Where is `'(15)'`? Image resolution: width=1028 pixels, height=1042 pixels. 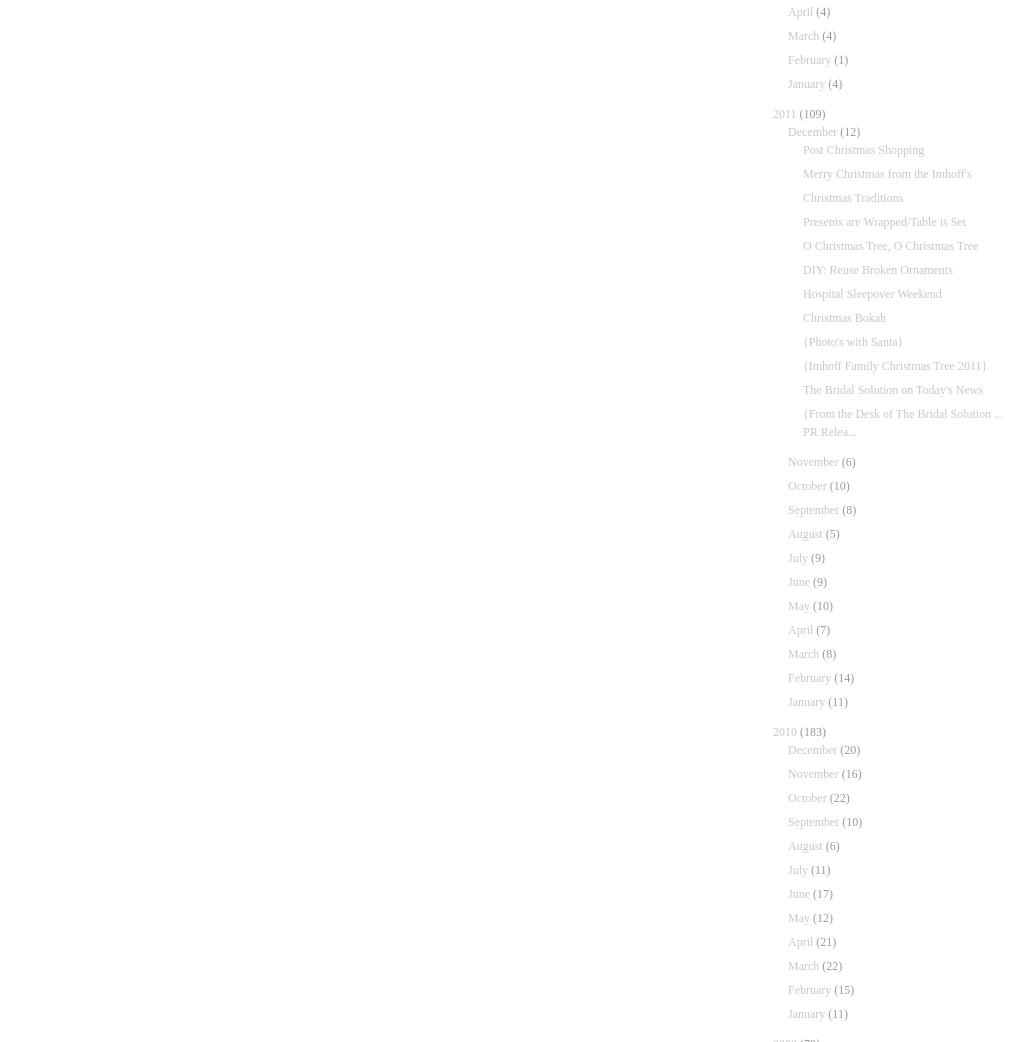 '(15)' is located at coordinates (842, 990).